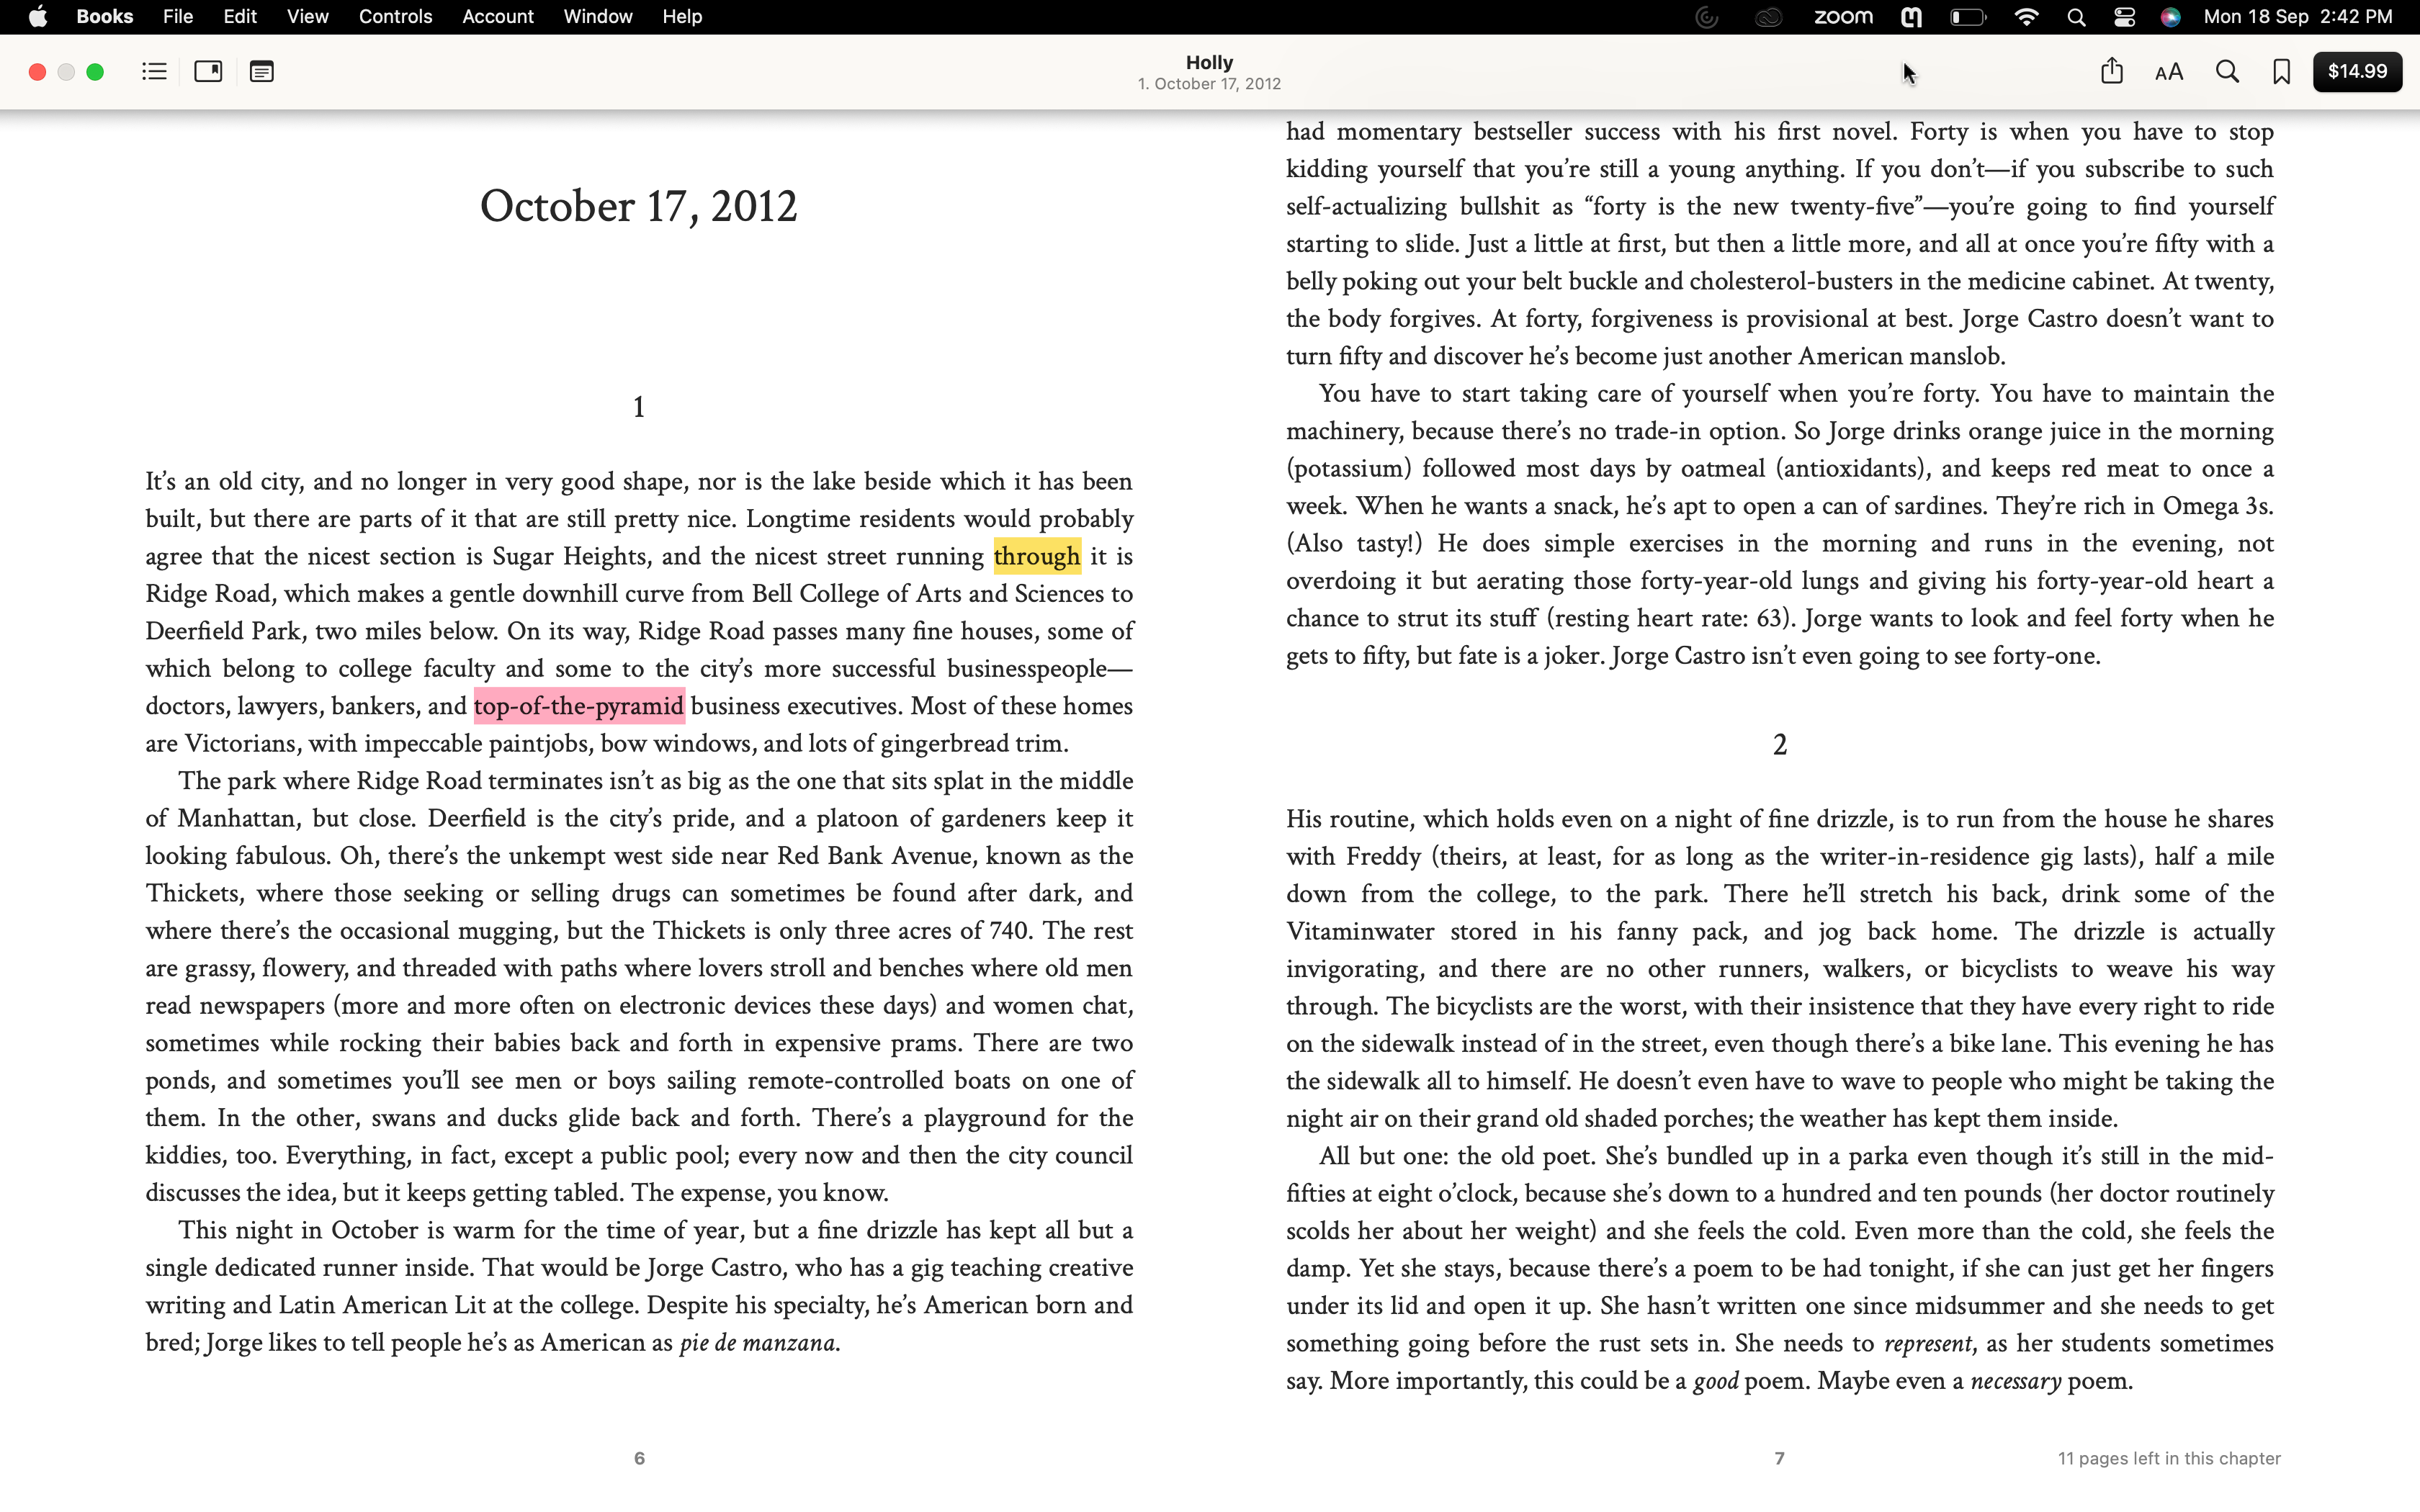 The height and width of the screenshot is (1512, 2420). What do you see at coordinates (504570, 151956) in the screenshot?
I see `Move down to the following chapter` at bounding box center [504570, 151956].